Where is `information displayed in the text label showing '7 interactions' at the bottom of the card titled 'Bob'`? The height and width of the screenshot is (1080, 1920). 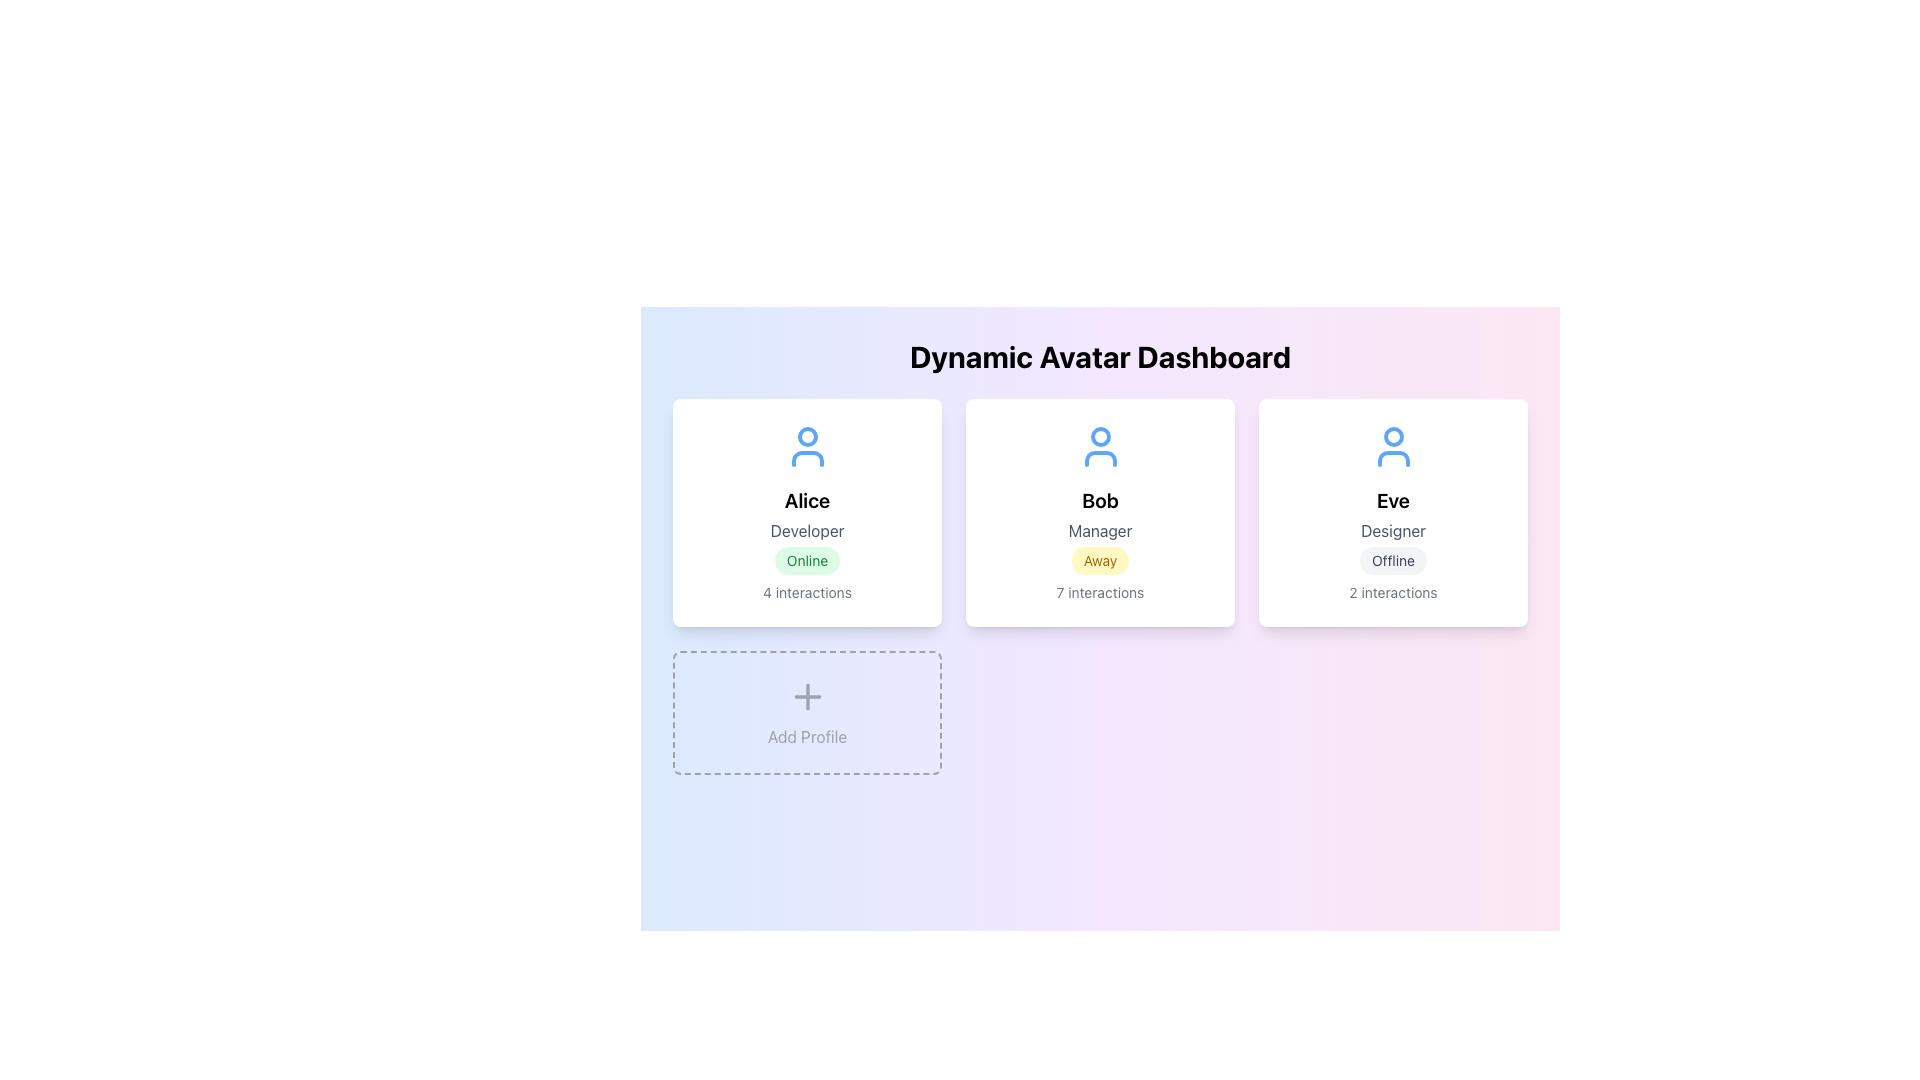 information displayed in the text label showing '7 interactions' at the bottom of the card titled 'Bob' is located at coordinates (1099, 592).